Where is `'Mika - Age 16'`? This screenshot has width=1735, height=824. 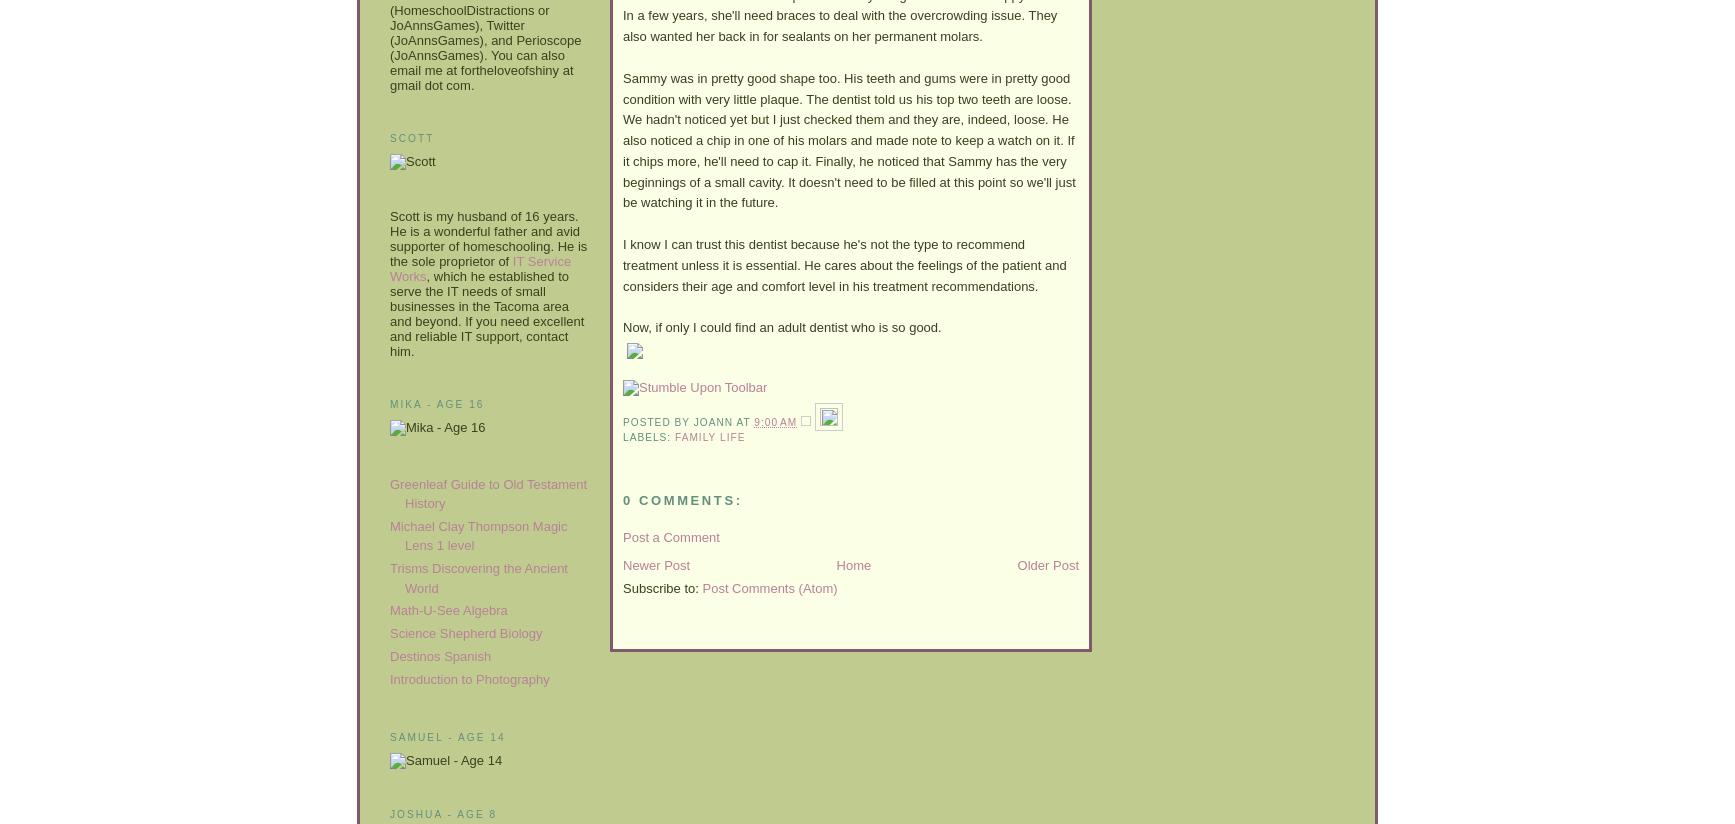
'Mika - Age 16' is located at coordinates (437, 403).